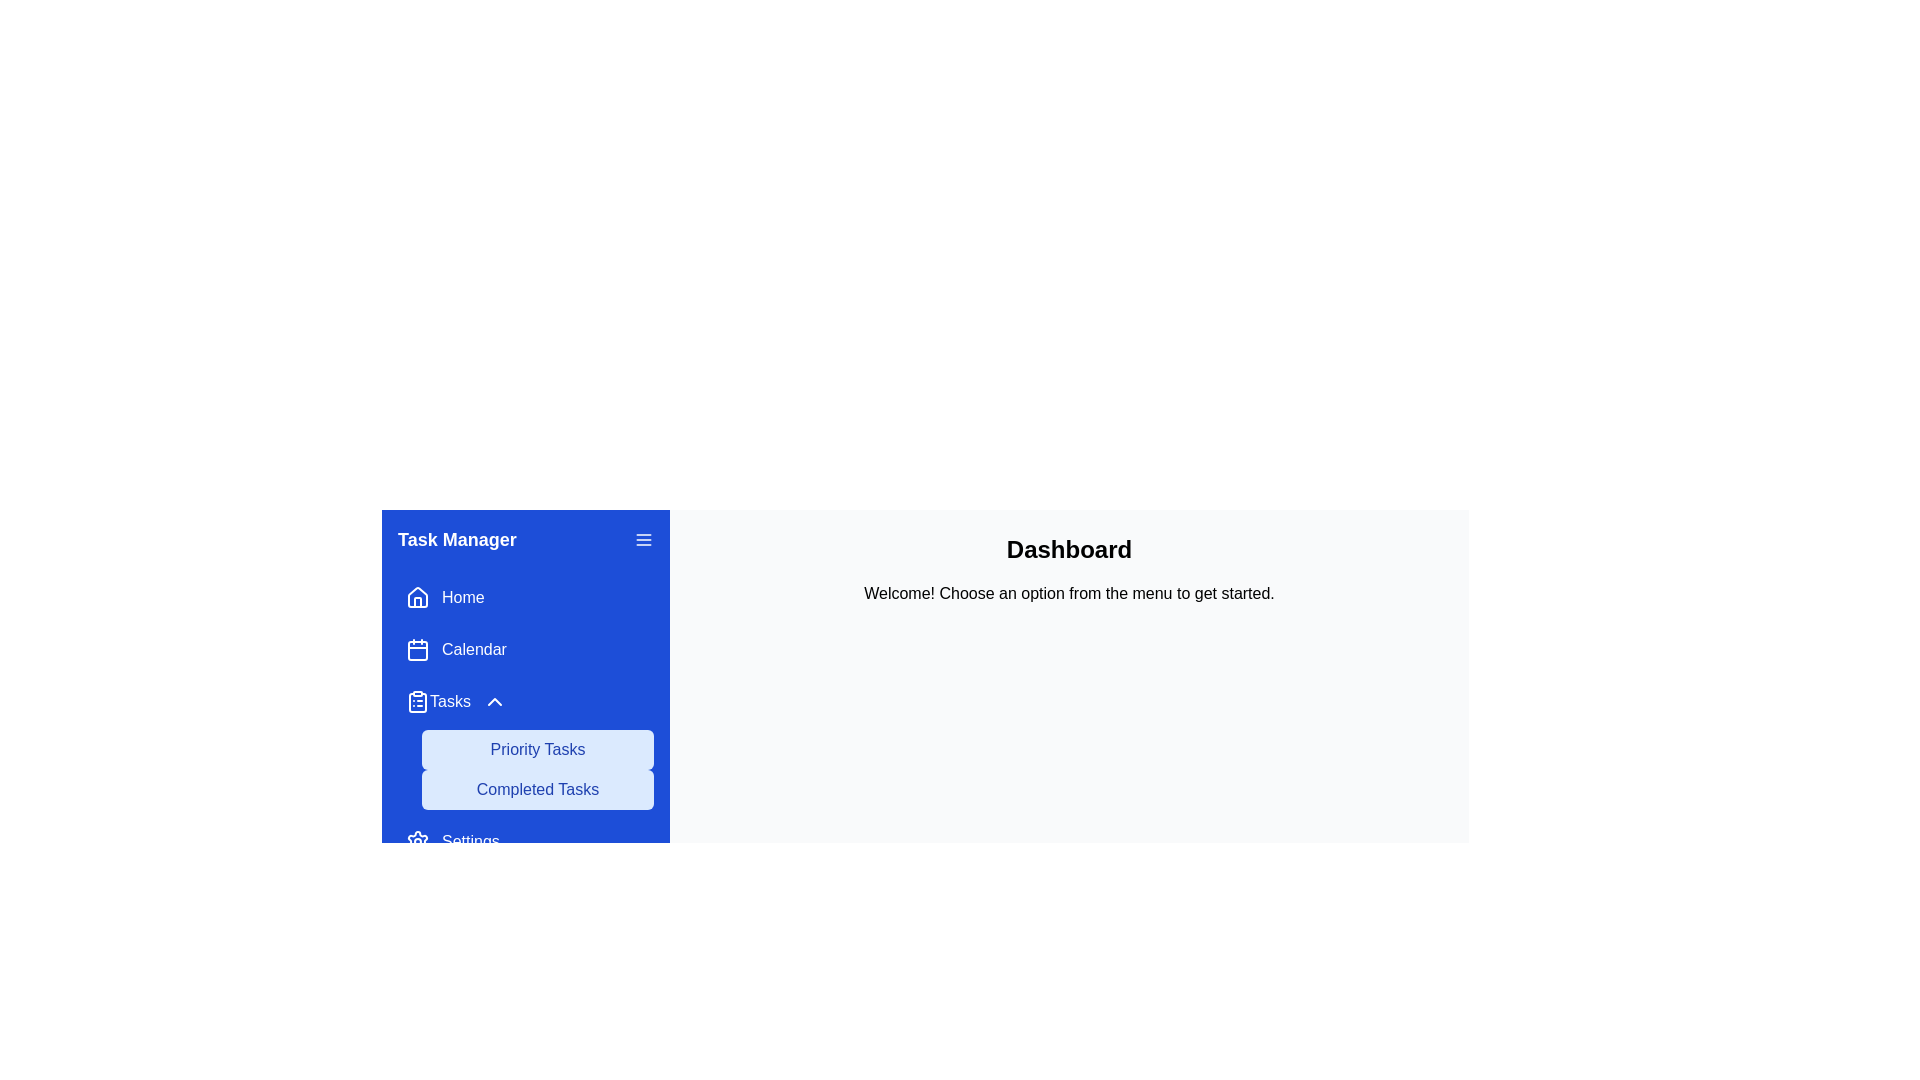 This screenshot has width=1920, height=1080. I want to click on the minimalistic house icon located to the left of the 'Home' text in the vertical menu, just below the 'Task Manager' heading, so click(416, 596).